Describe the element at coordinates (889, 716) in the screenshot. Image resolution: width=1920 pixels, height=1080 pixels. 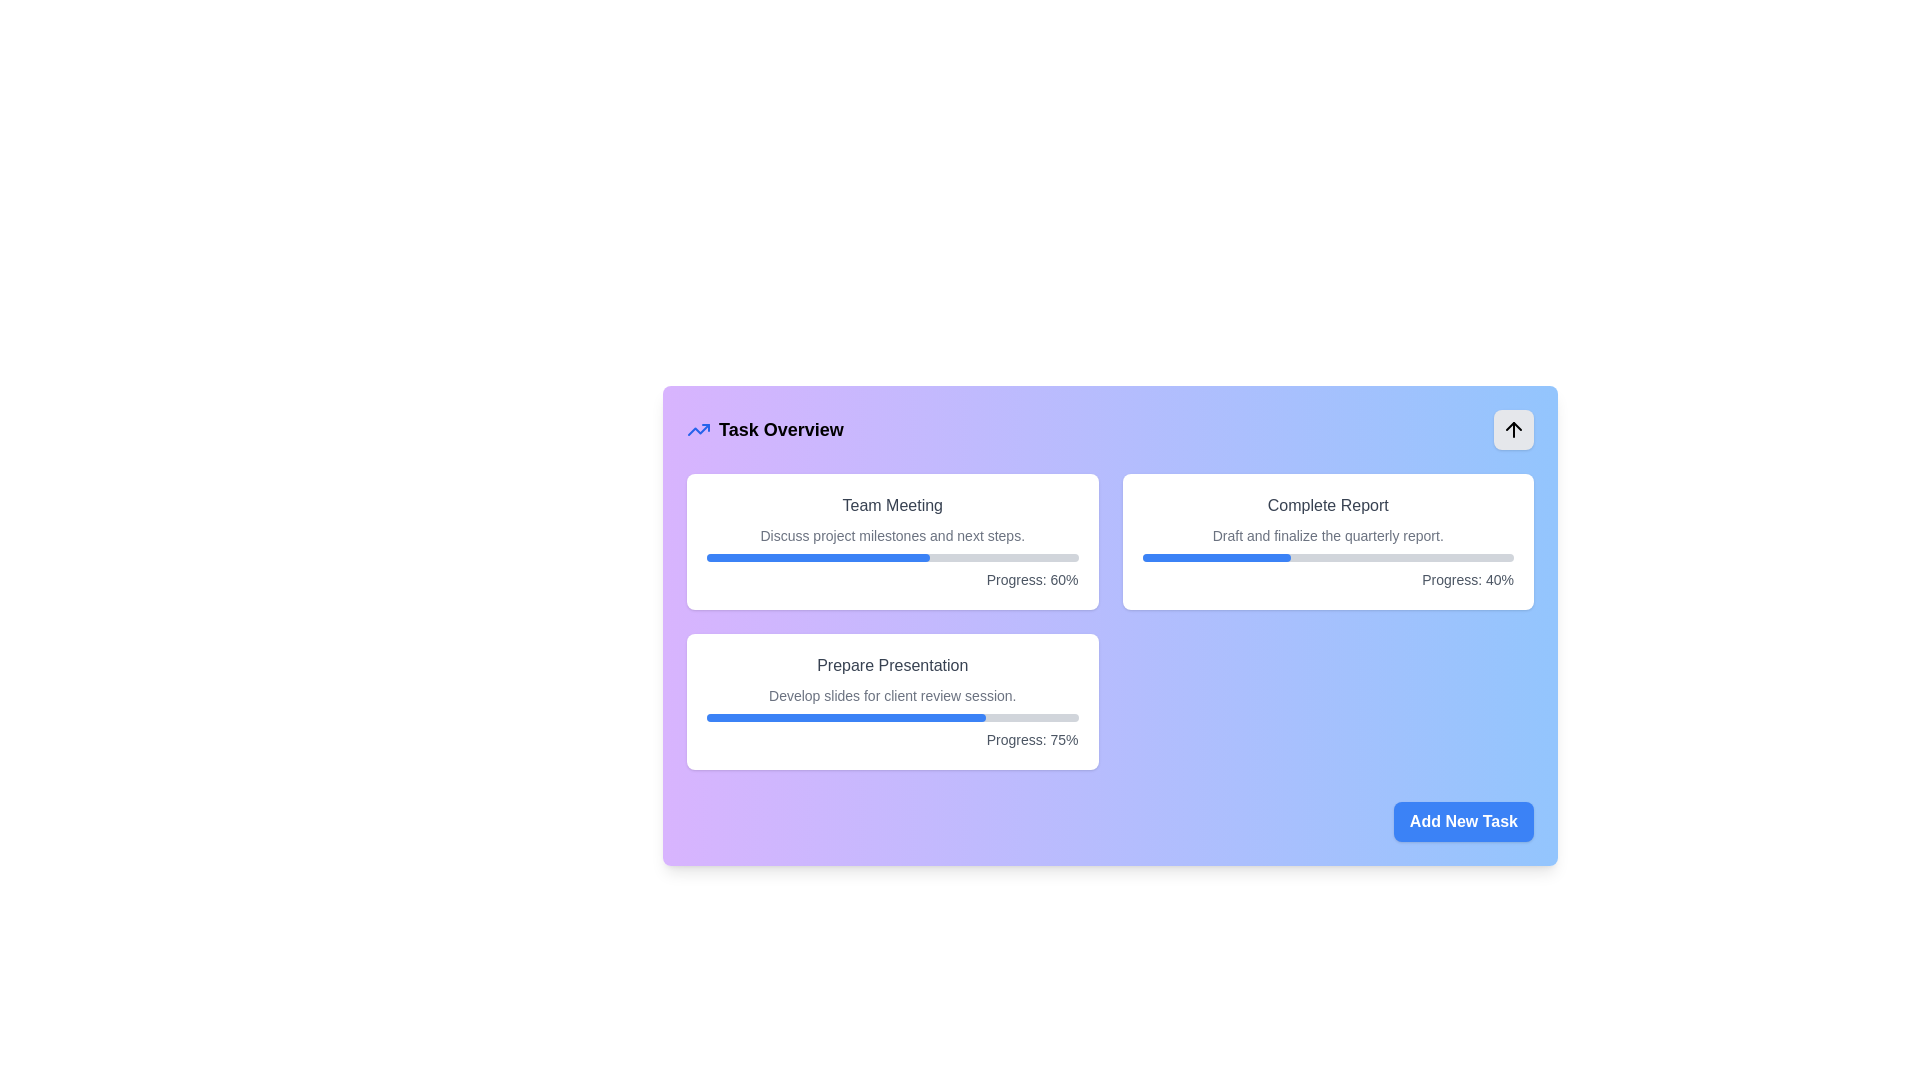
I see `the progress of the 'Prepare Presentation' task` at that location.